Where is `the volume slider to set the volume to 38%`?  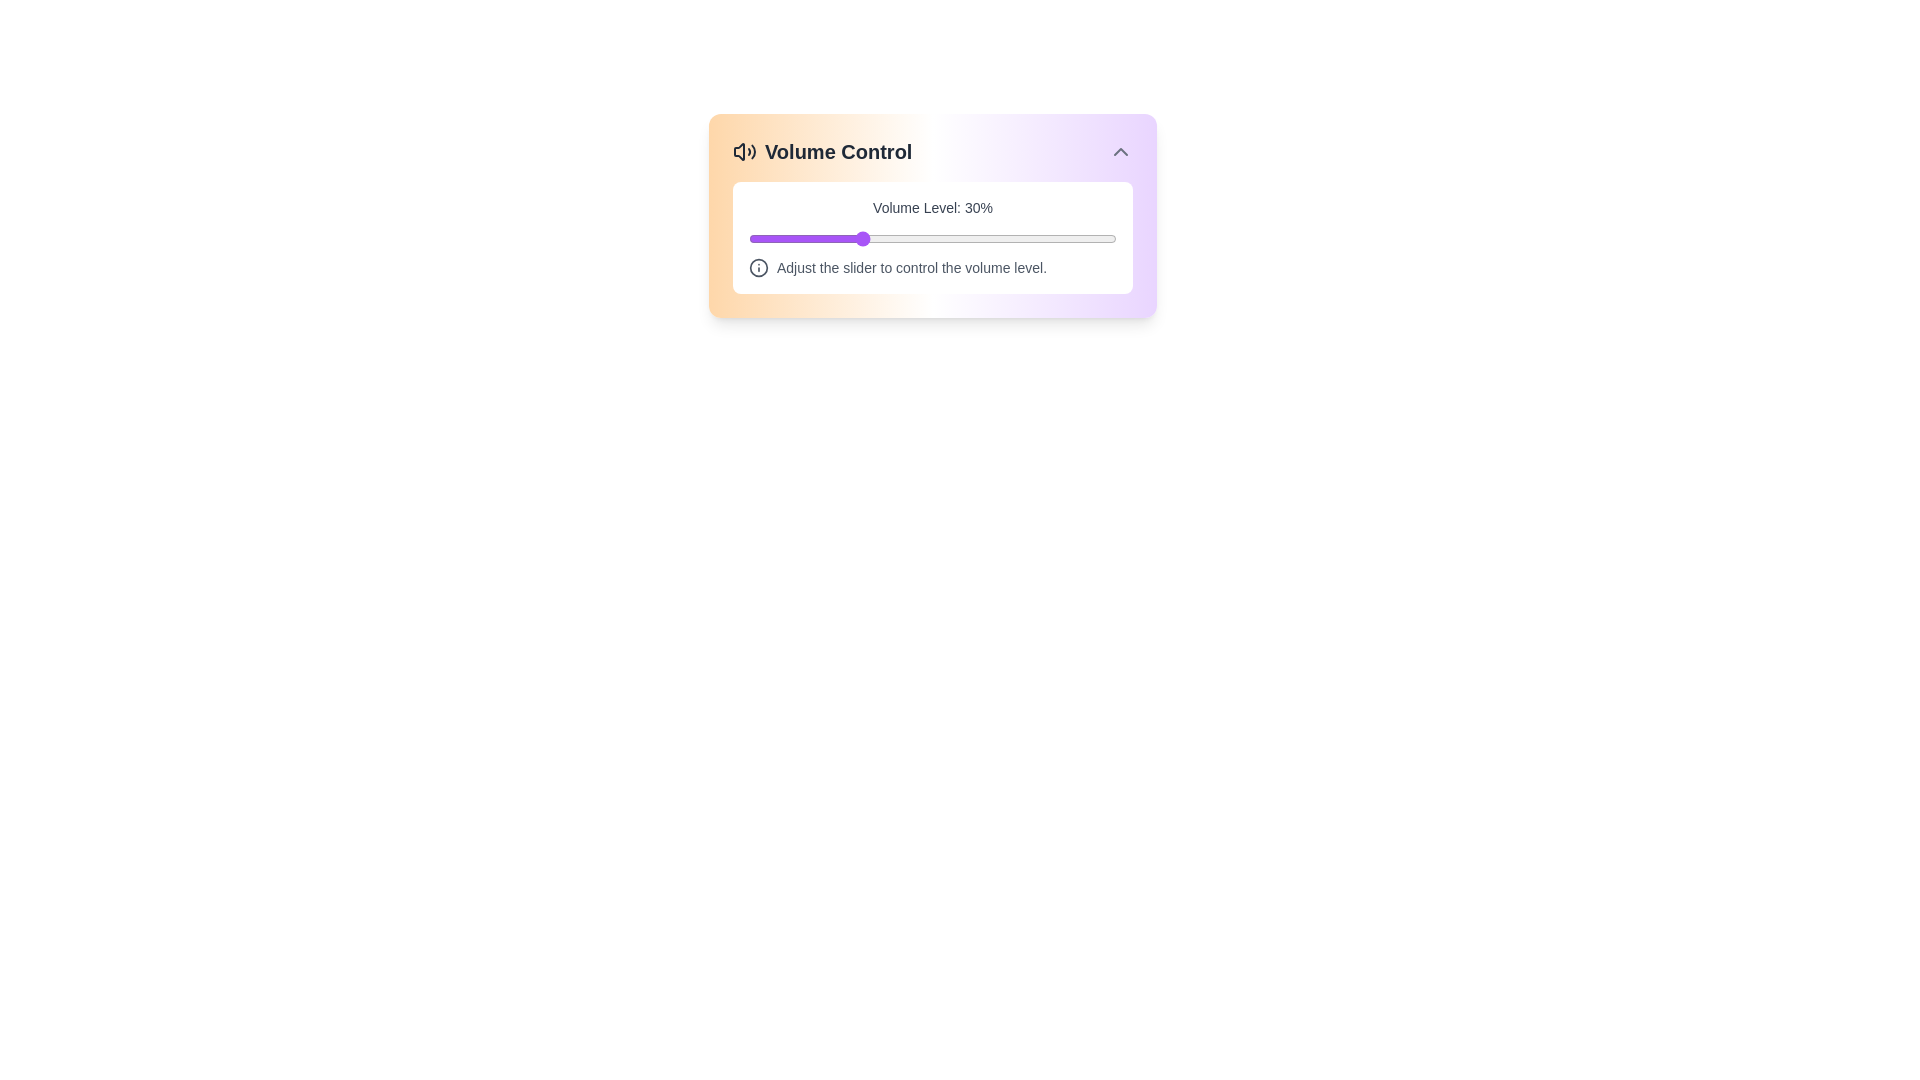 the volume slider to set the volume to 38% is located at coordinates (887, 238).